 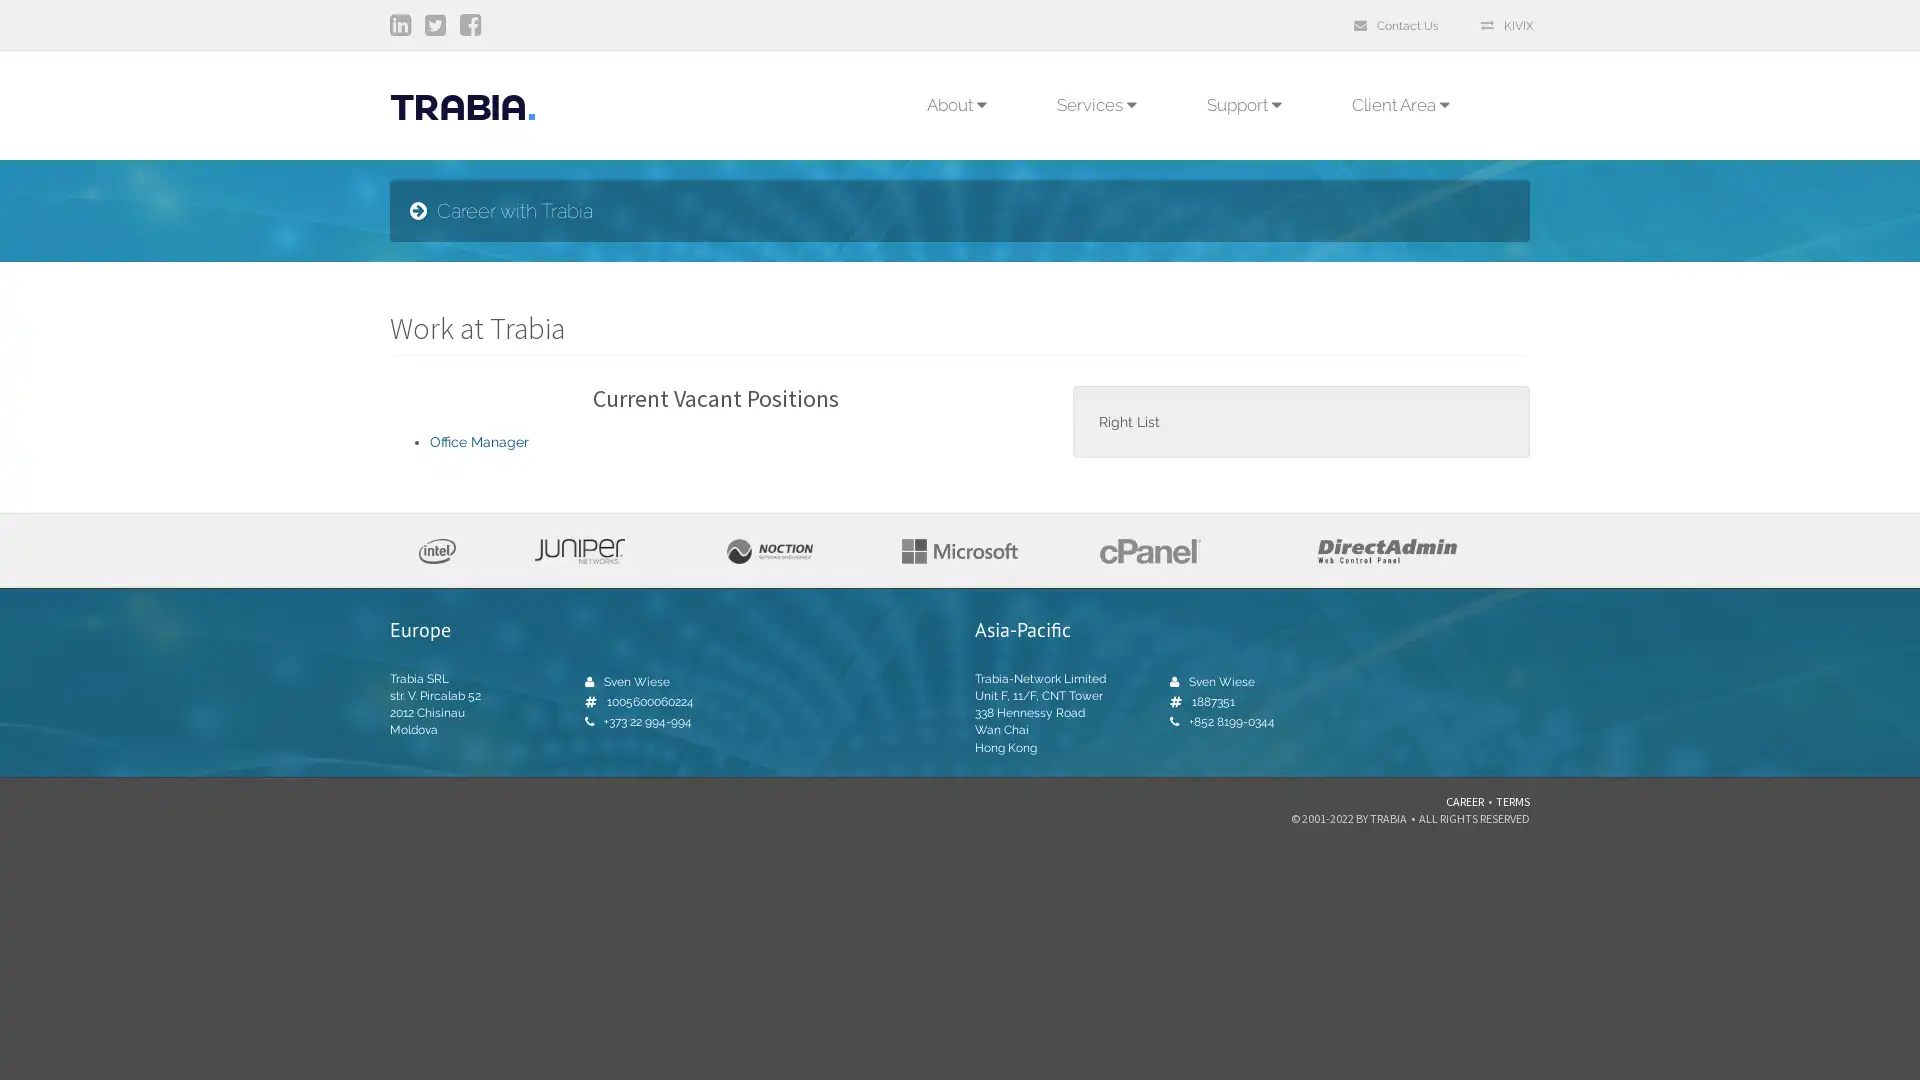 What do you see at coordinates (1096, 104) in the screenshot?
I see `Services` at bounding box center [1096, 104].